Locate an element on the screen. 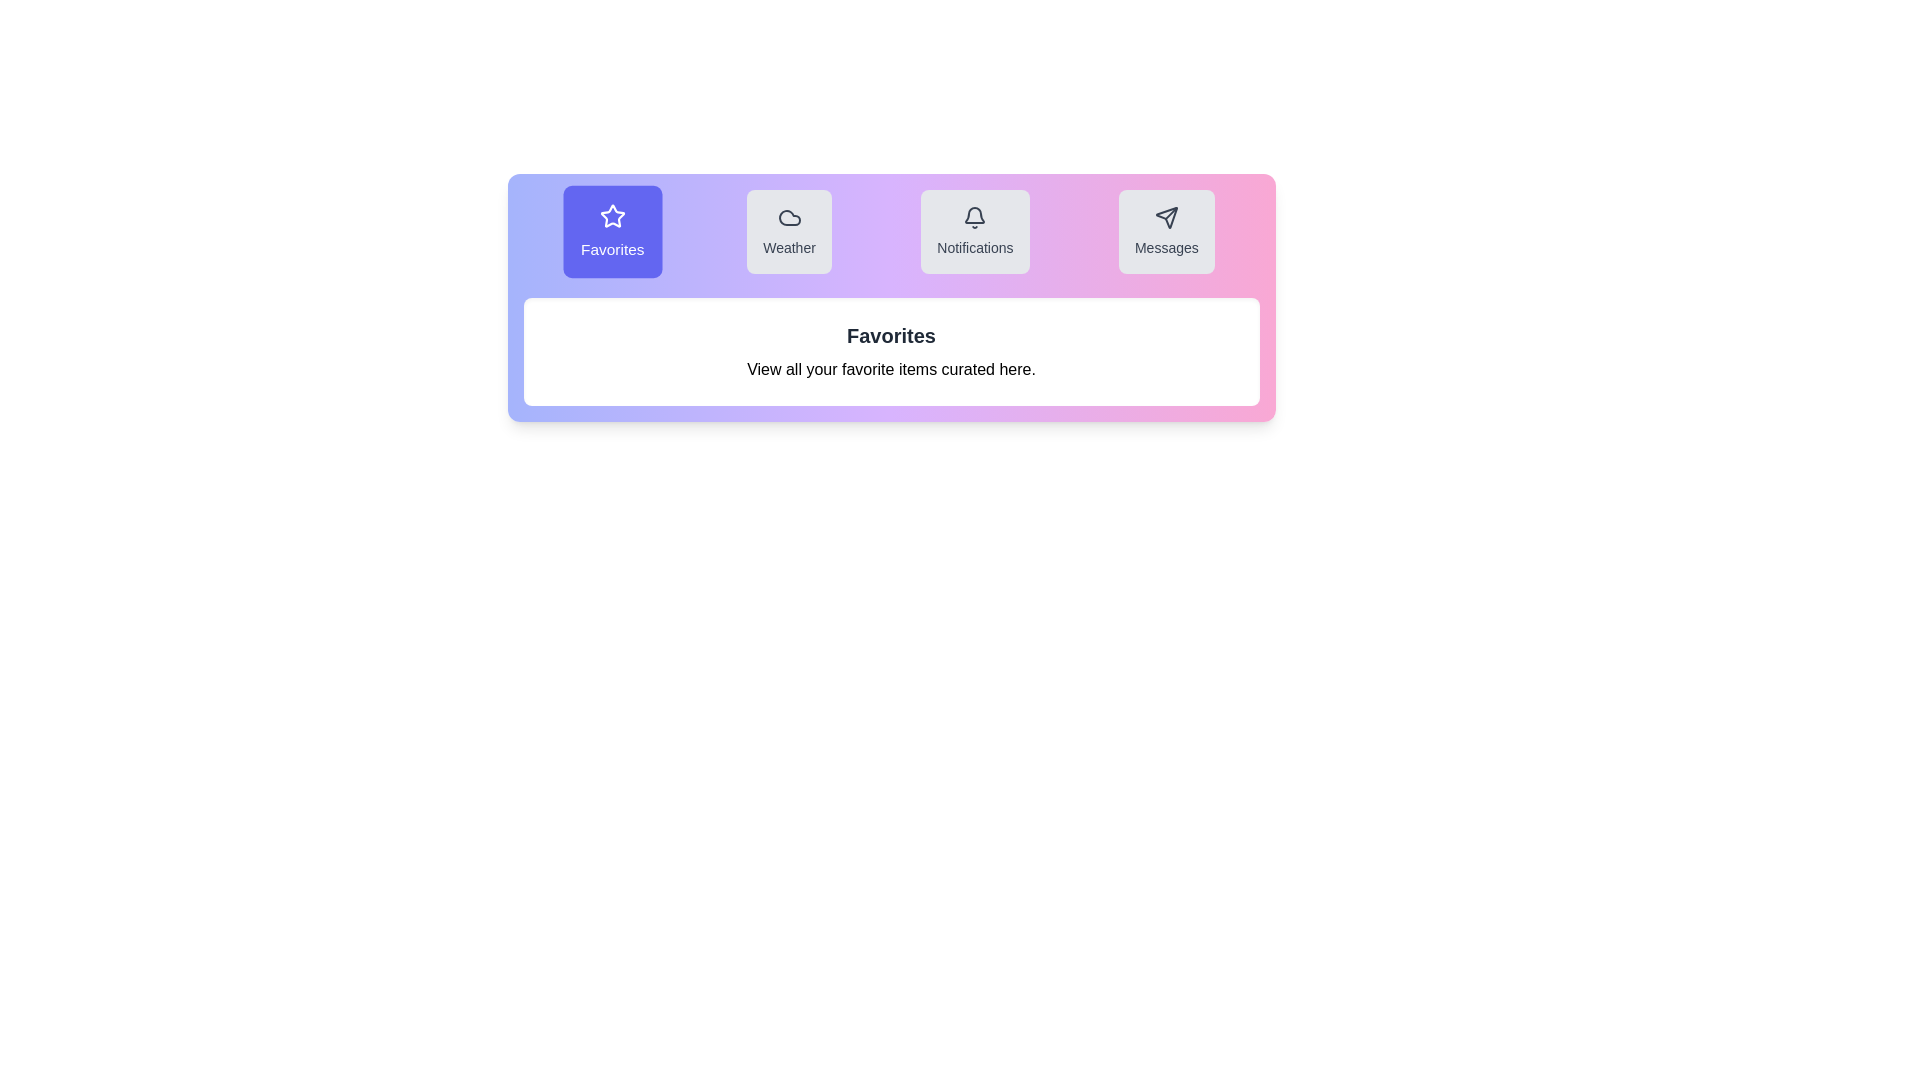 This screenshot has height=1080, width=1920. the tab labeled Favorites to switch to its content view is located at coordinates (612, 230).